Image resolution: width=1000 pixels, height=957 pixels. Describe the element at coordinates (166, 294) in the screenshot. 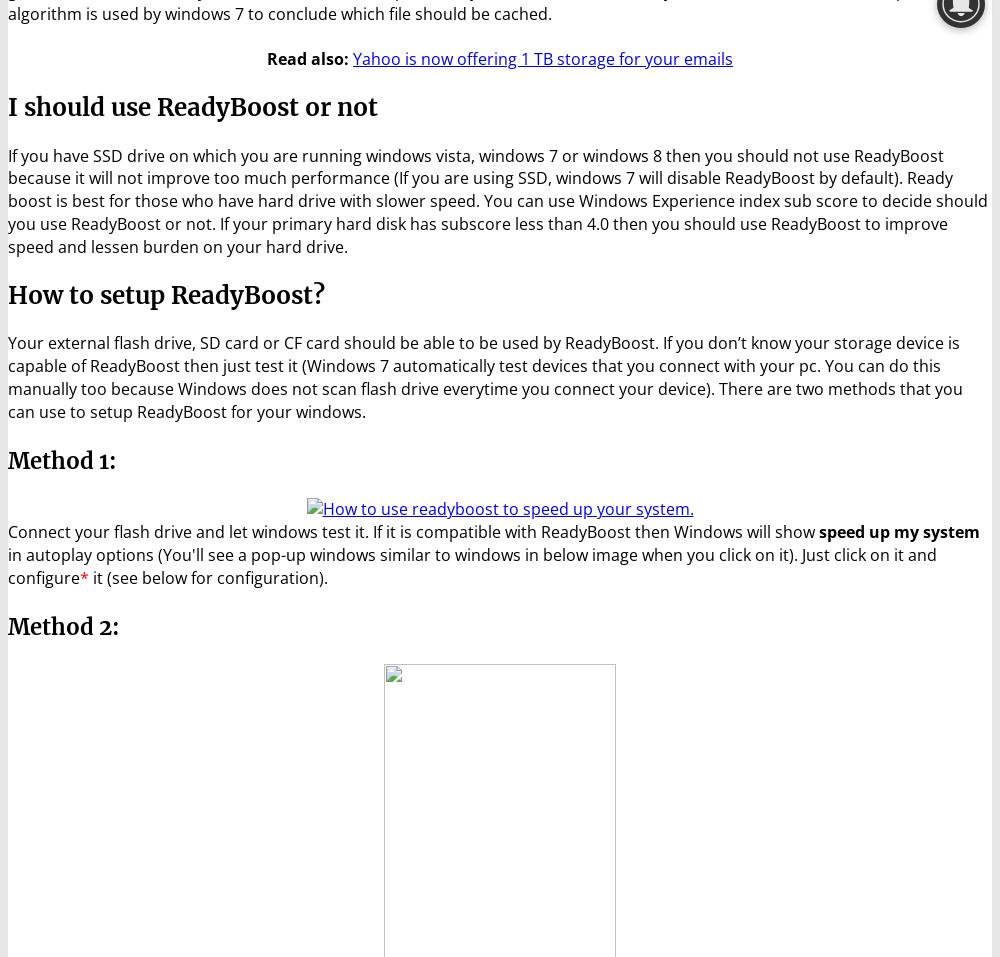

I see `'How to setup ReadyBoost?'` at that location.